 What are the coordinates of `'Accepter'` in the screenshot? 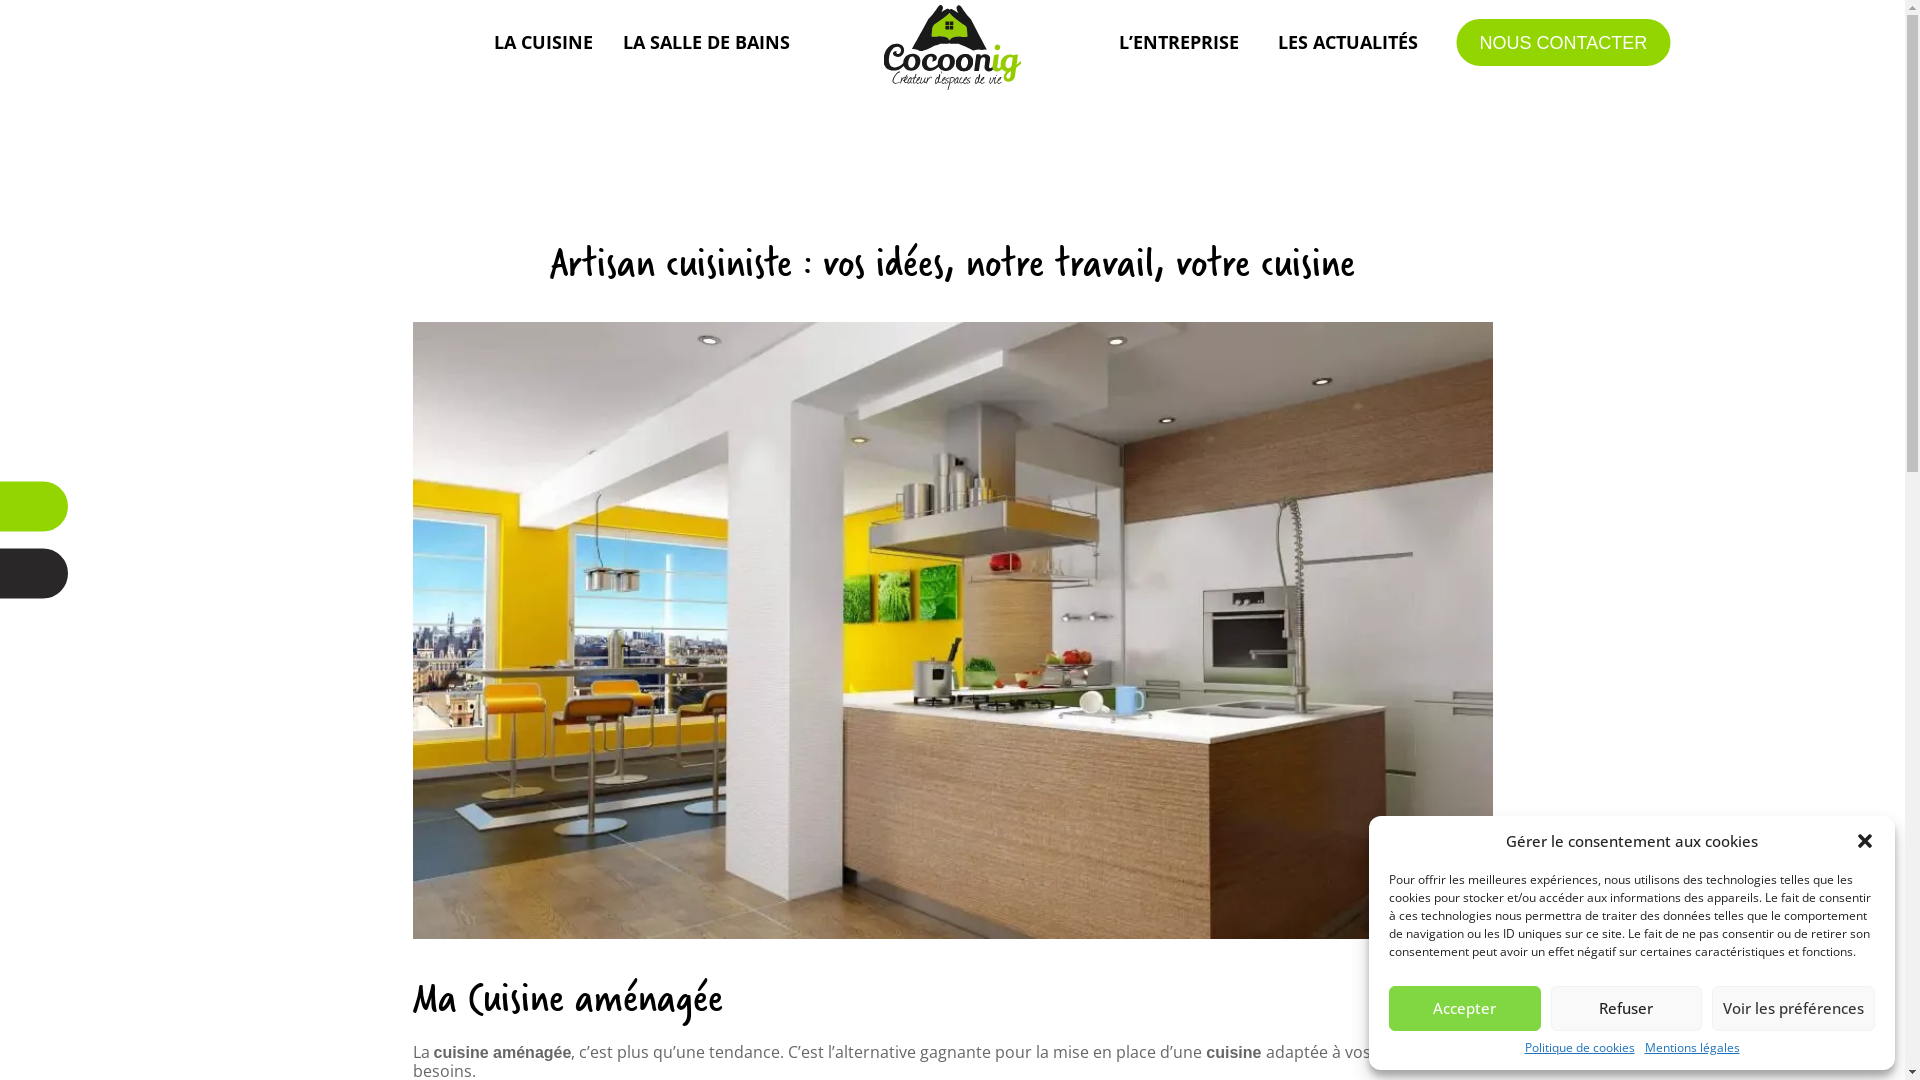 It's located at (1464, 1008).